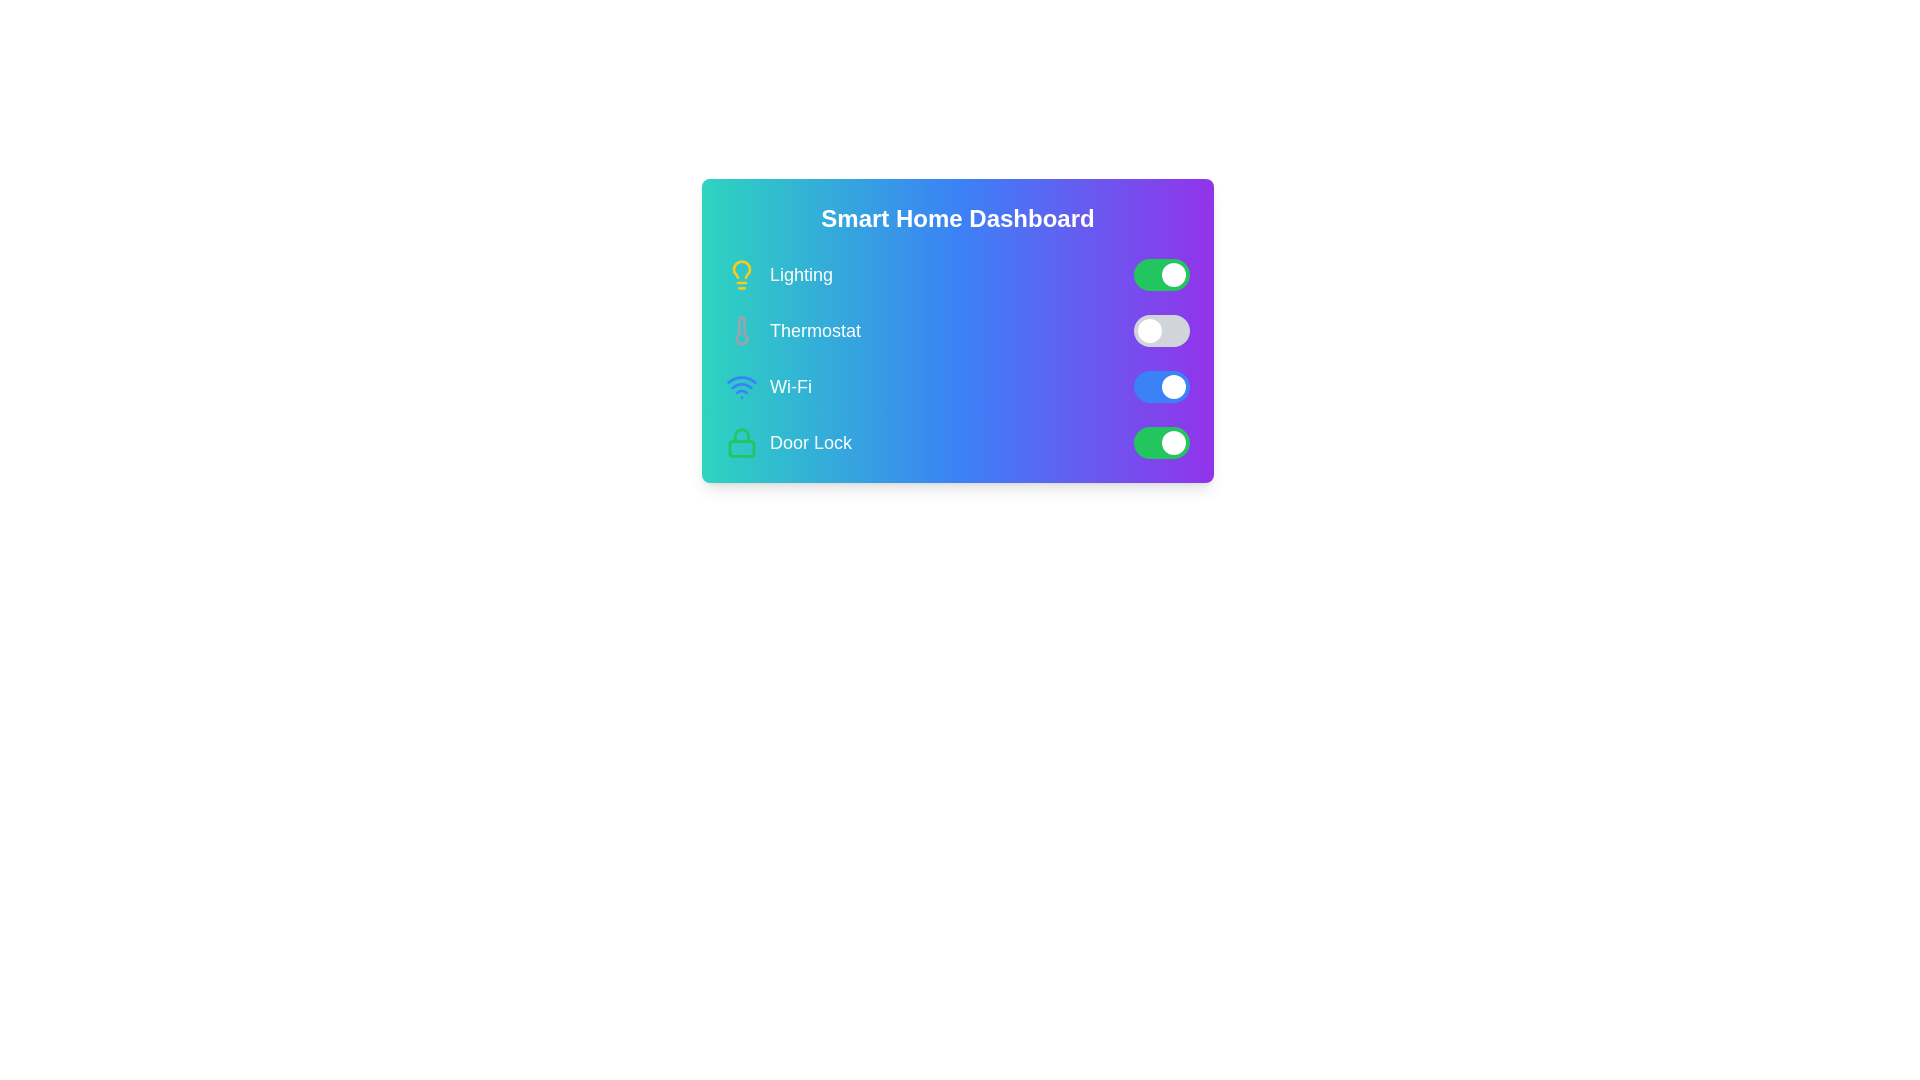  Describe the element at coordinates (741, 330) in the screenshot. I see `the thermometer icon located to the left of the 'Thermostat' text in the second row of the Smart Home Dashboard` at that location.